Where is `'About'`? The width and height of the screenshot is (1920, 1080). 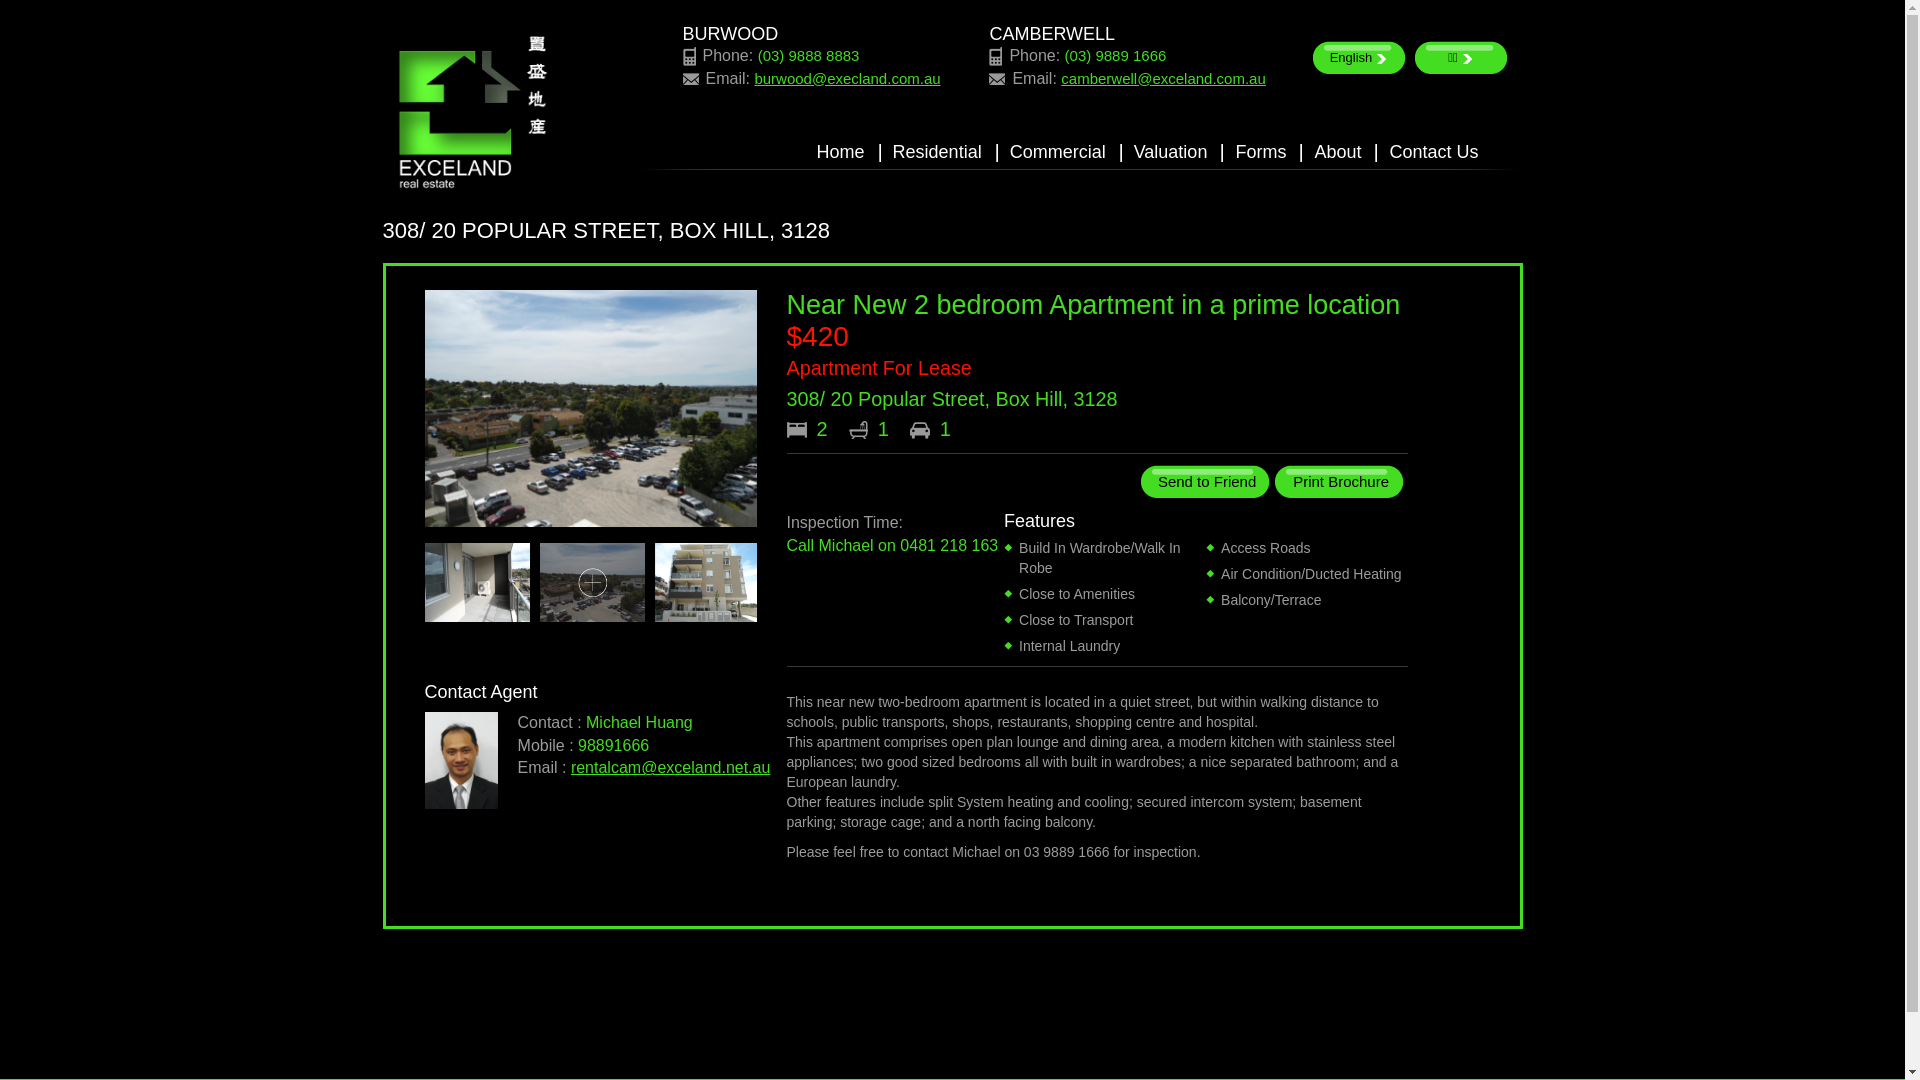
'About' is located at coordinates (1337, 152).